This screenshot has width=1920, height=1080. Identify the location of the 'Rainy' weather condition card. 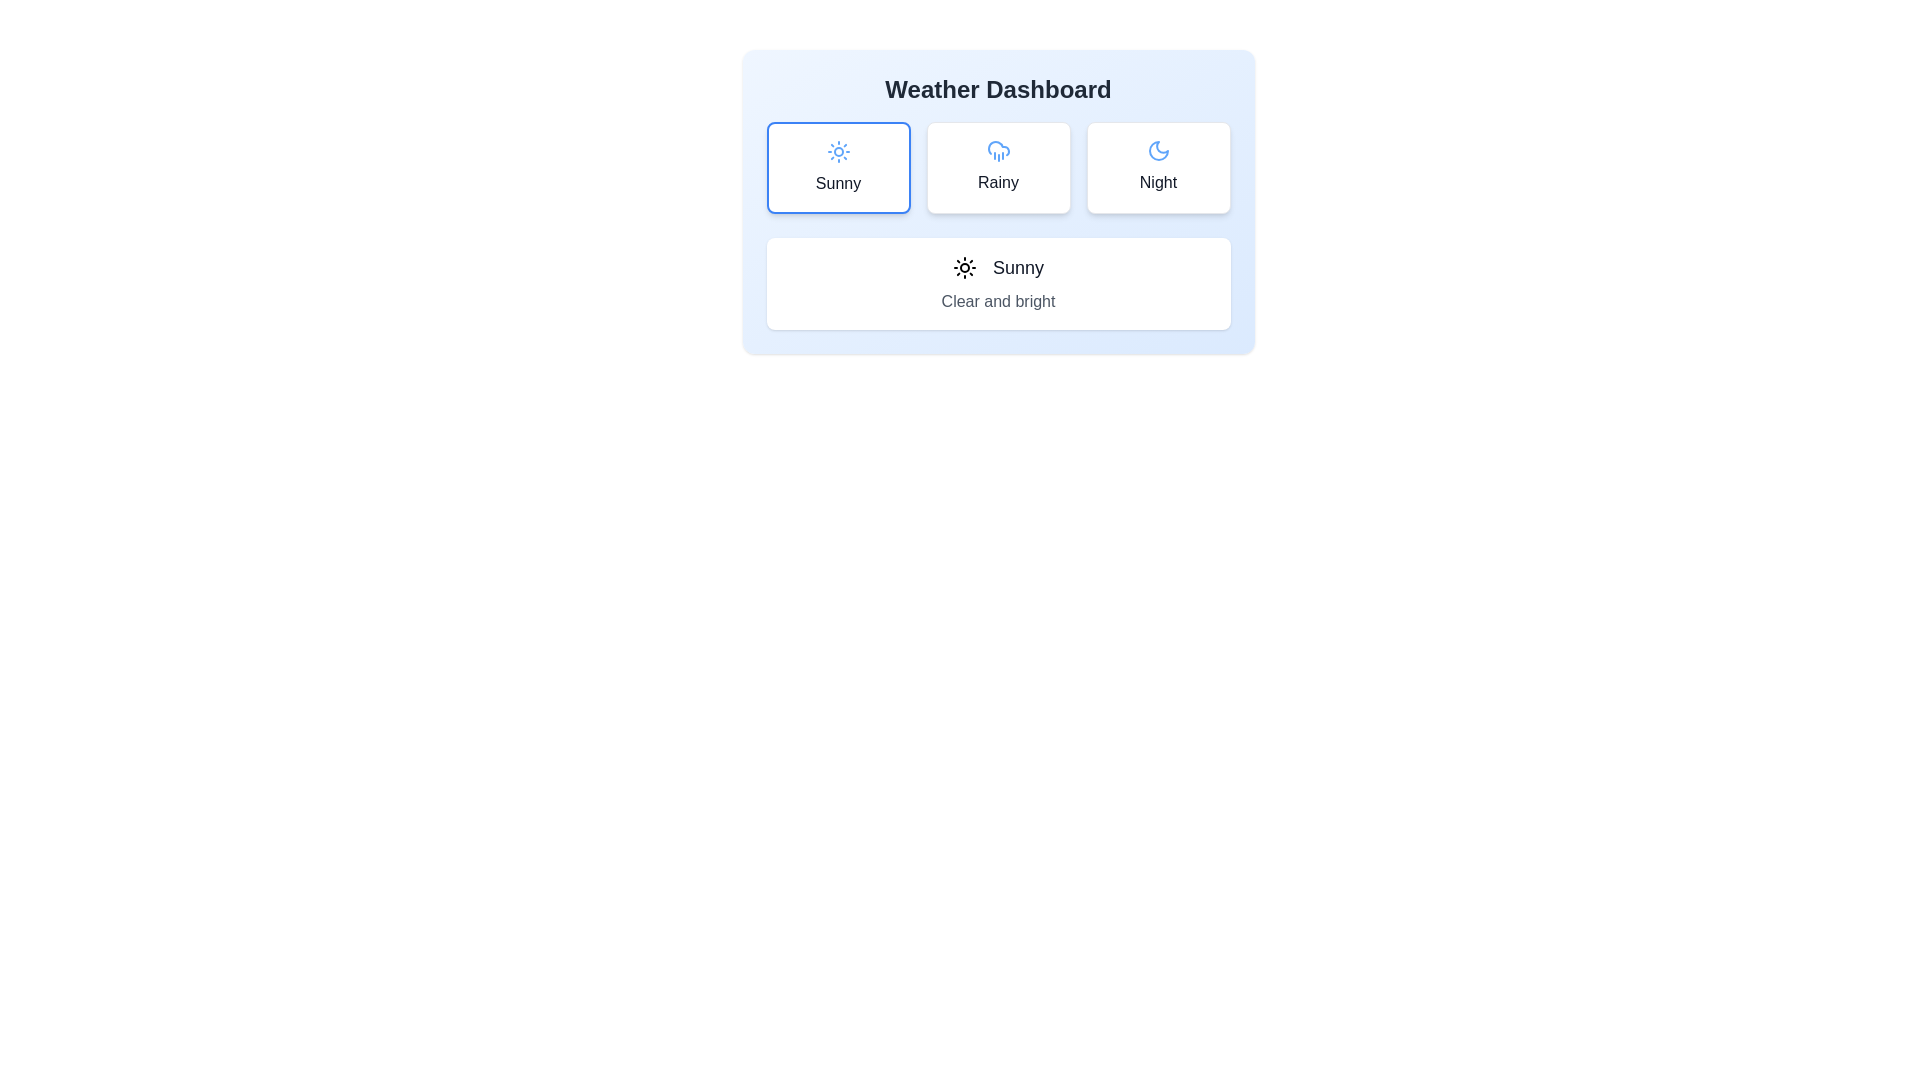
(998, 167).